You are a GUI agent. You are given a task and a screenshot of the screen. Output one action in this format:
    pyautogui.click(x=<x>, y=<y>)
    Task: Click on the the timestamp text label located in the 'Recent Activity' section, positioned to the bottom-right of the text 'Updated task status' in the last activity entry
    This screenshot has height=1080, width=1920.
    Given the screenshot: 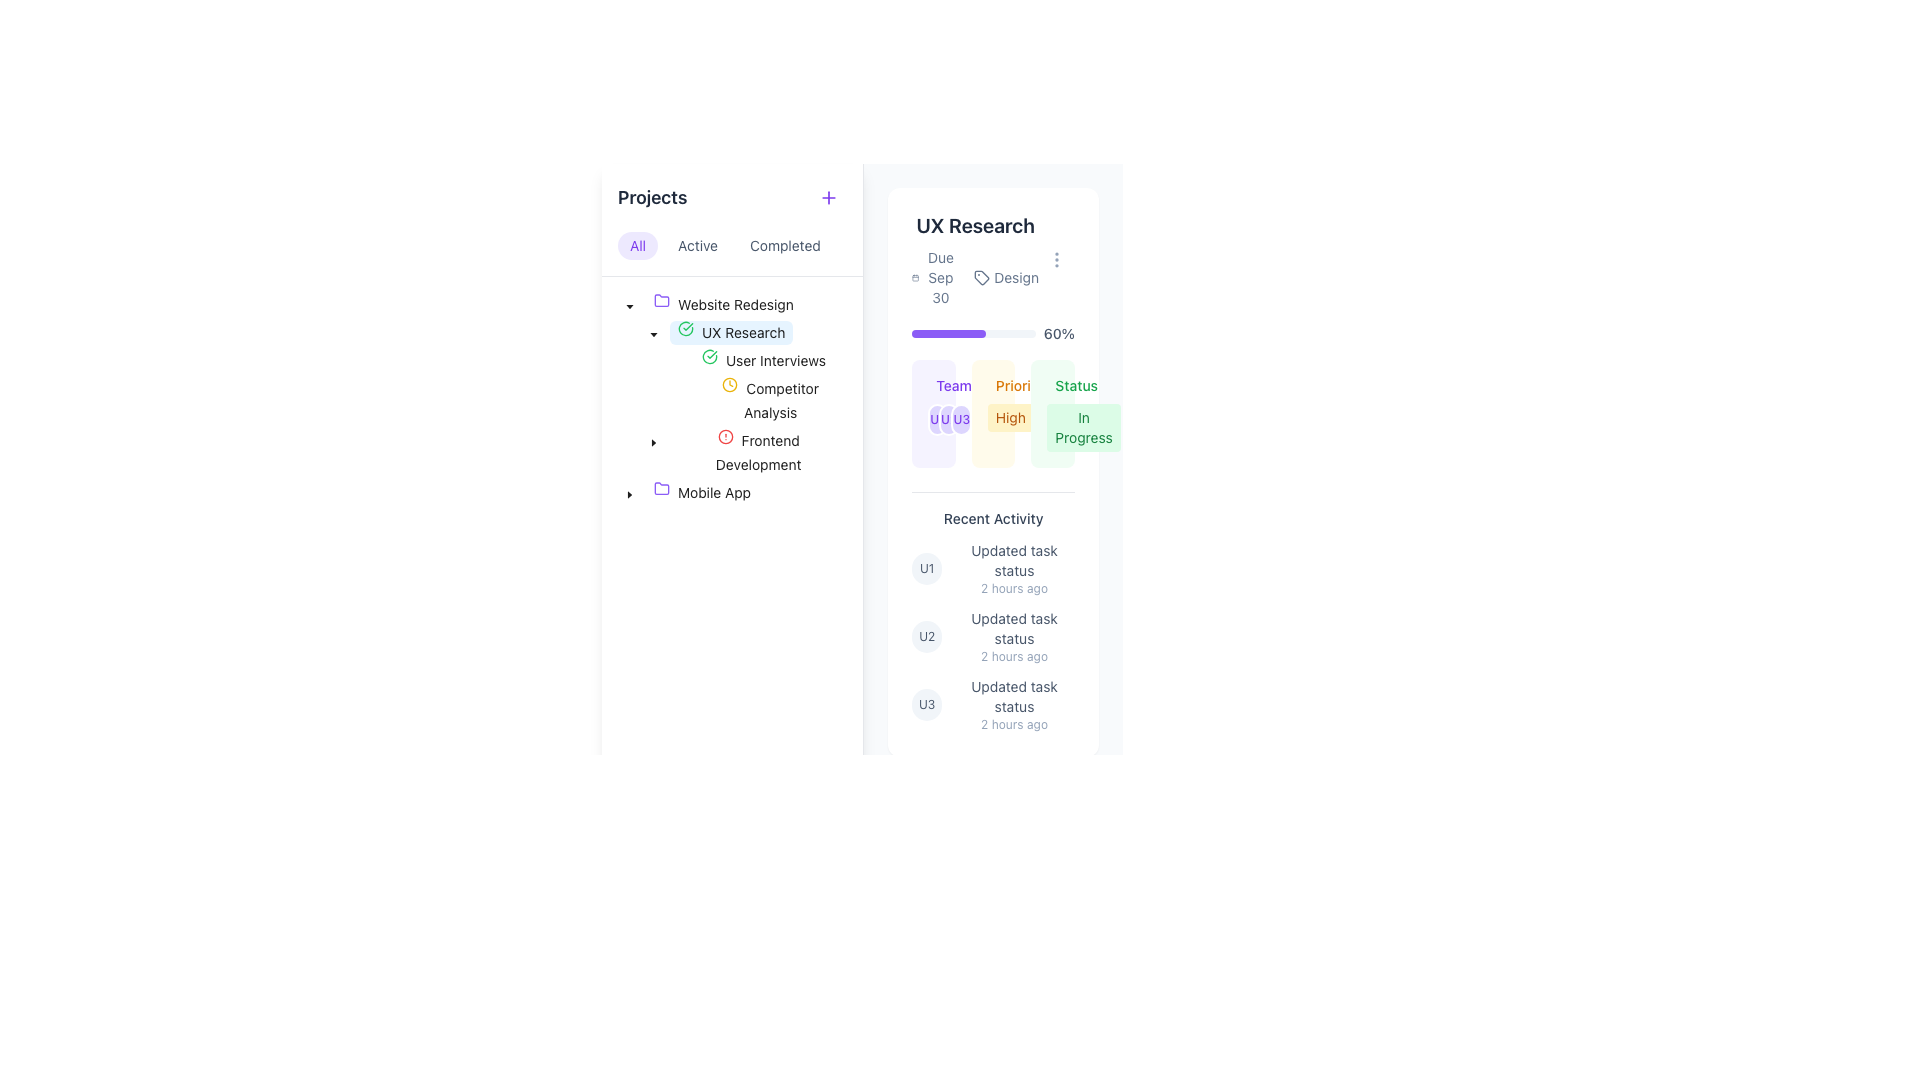 What is the action you would take?
    pyautogui.click(x=1014, y=725)
    